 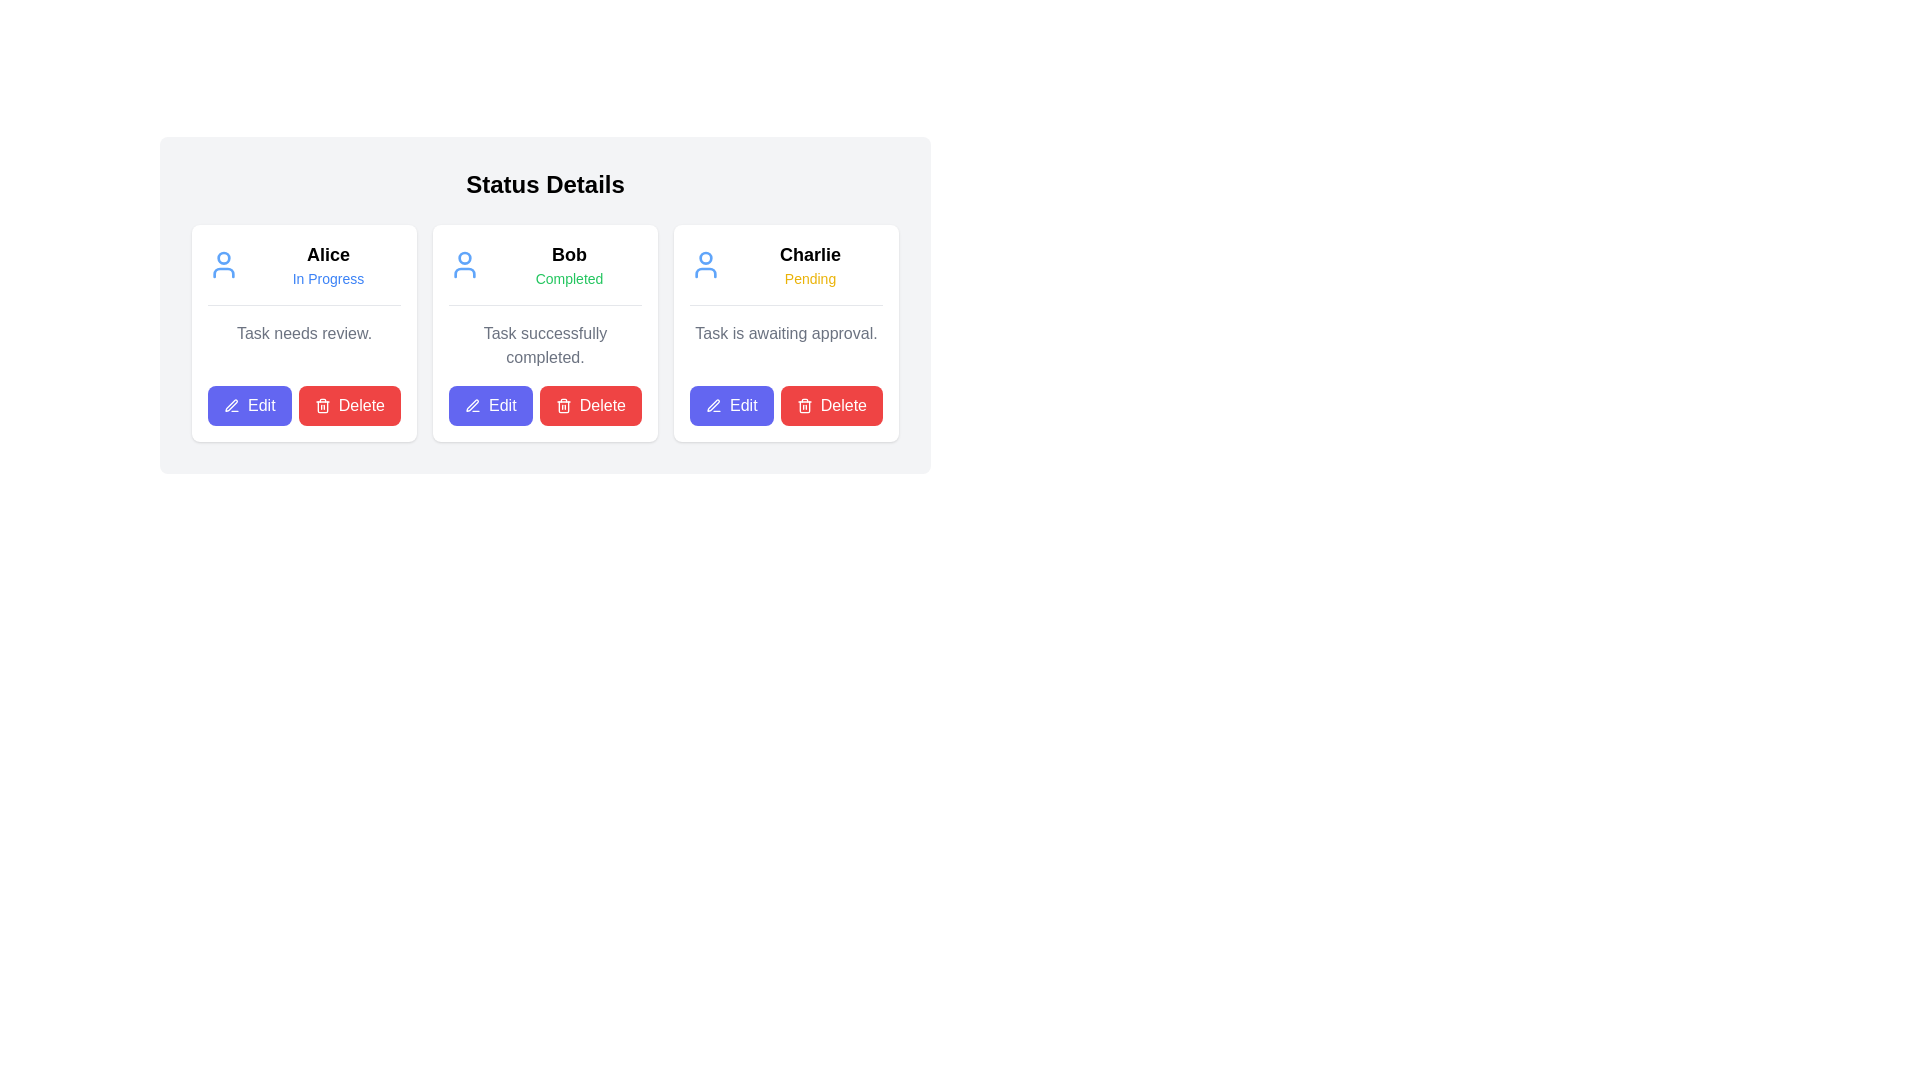 I want to click on the red rounded 'Delete' button with a trashcan icon located at the bottom-right side of the 'Charlie' card, so click(x=831, y=405).